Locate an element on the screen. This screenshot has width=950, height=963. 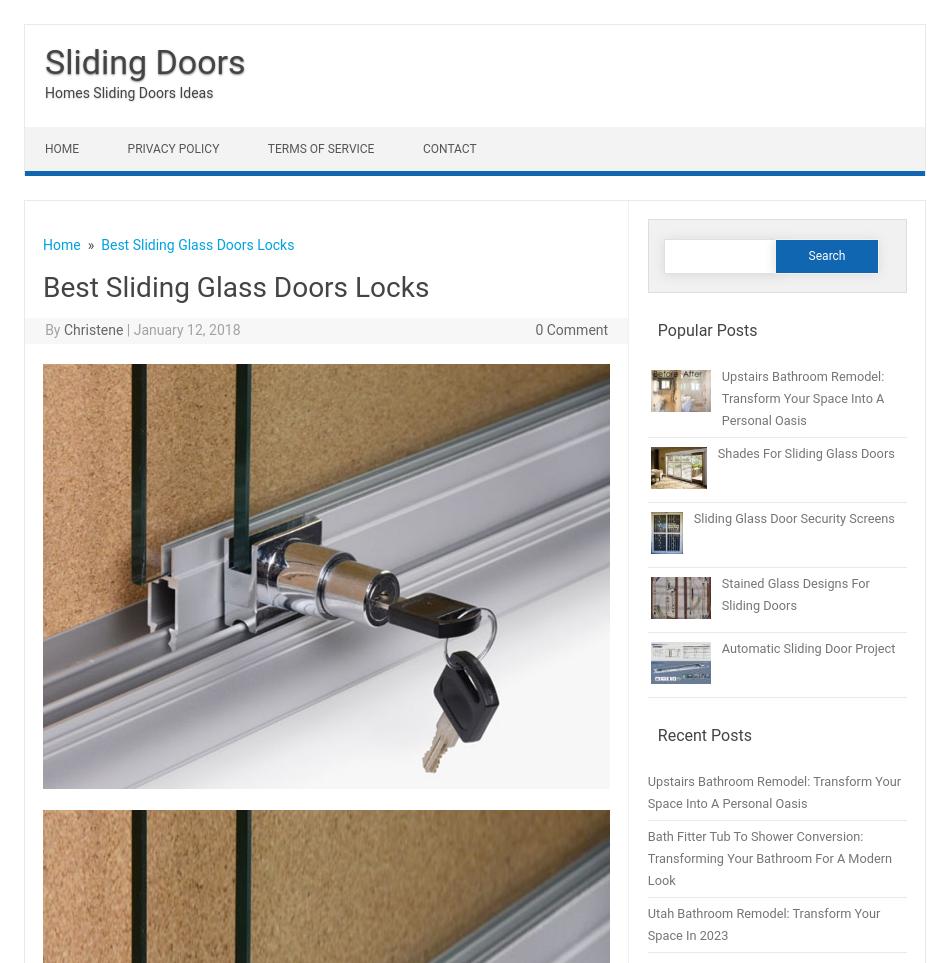
'Terms Of Service' is located at coordinates (319, 148).